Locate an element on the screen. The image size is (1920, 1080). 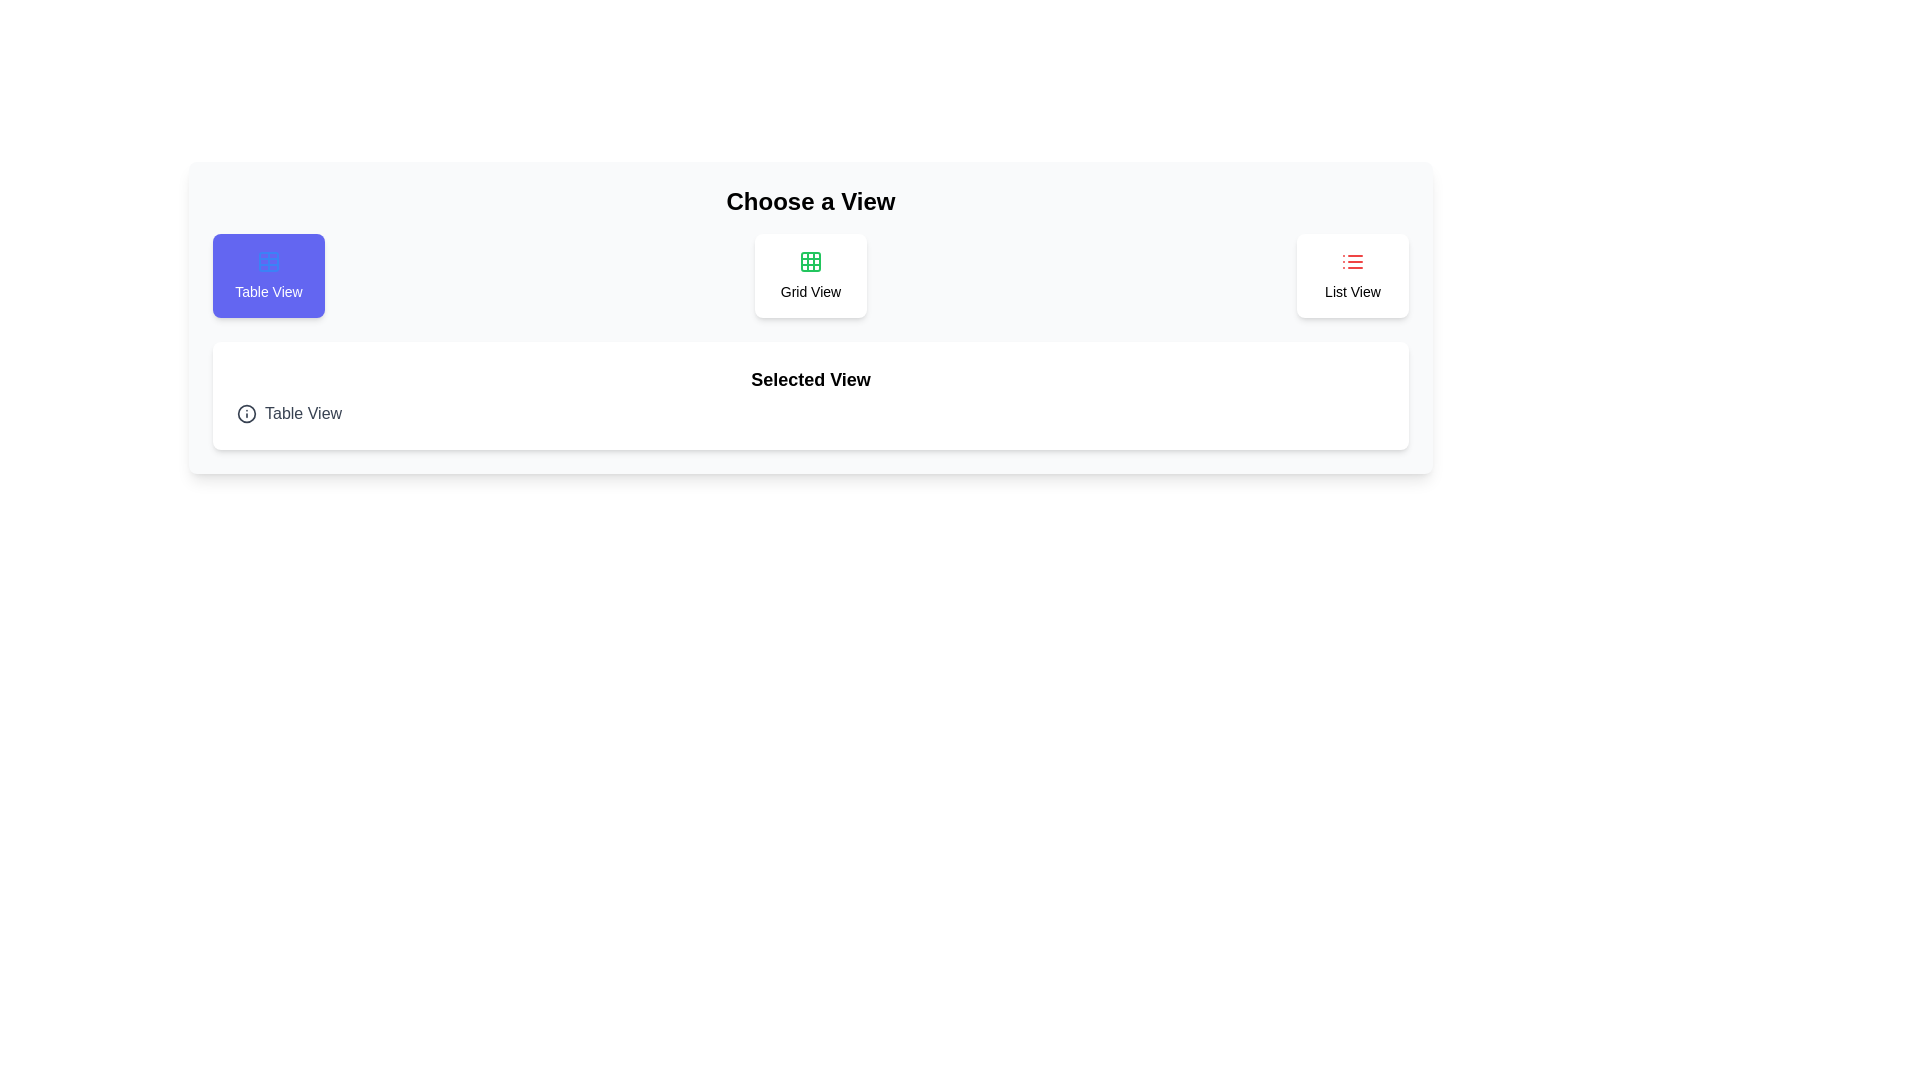
the header text indicating the currently selected view within the UI component for choosing different views is located at coordinates (811, 380).